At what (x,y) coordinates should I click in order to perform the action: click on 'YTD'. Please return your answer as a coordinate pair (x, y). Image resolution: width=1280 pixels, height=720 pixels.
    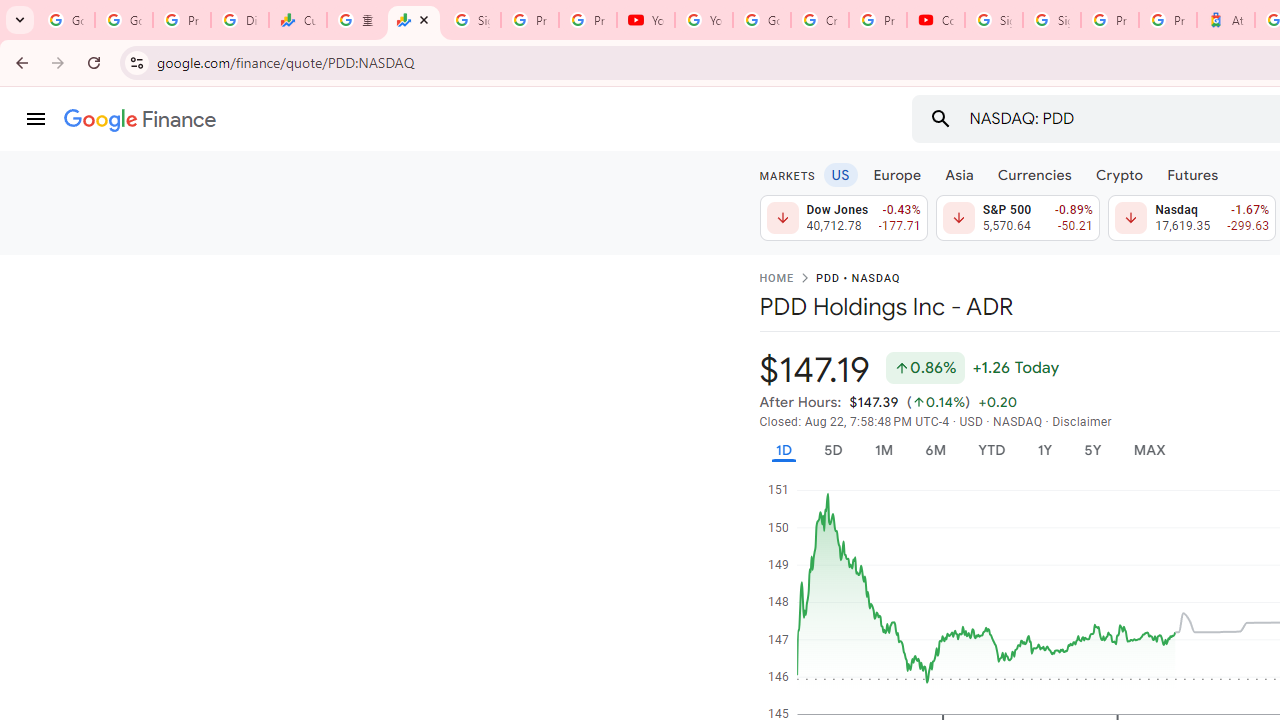
    Looking at the image, I should click on (991, 450).